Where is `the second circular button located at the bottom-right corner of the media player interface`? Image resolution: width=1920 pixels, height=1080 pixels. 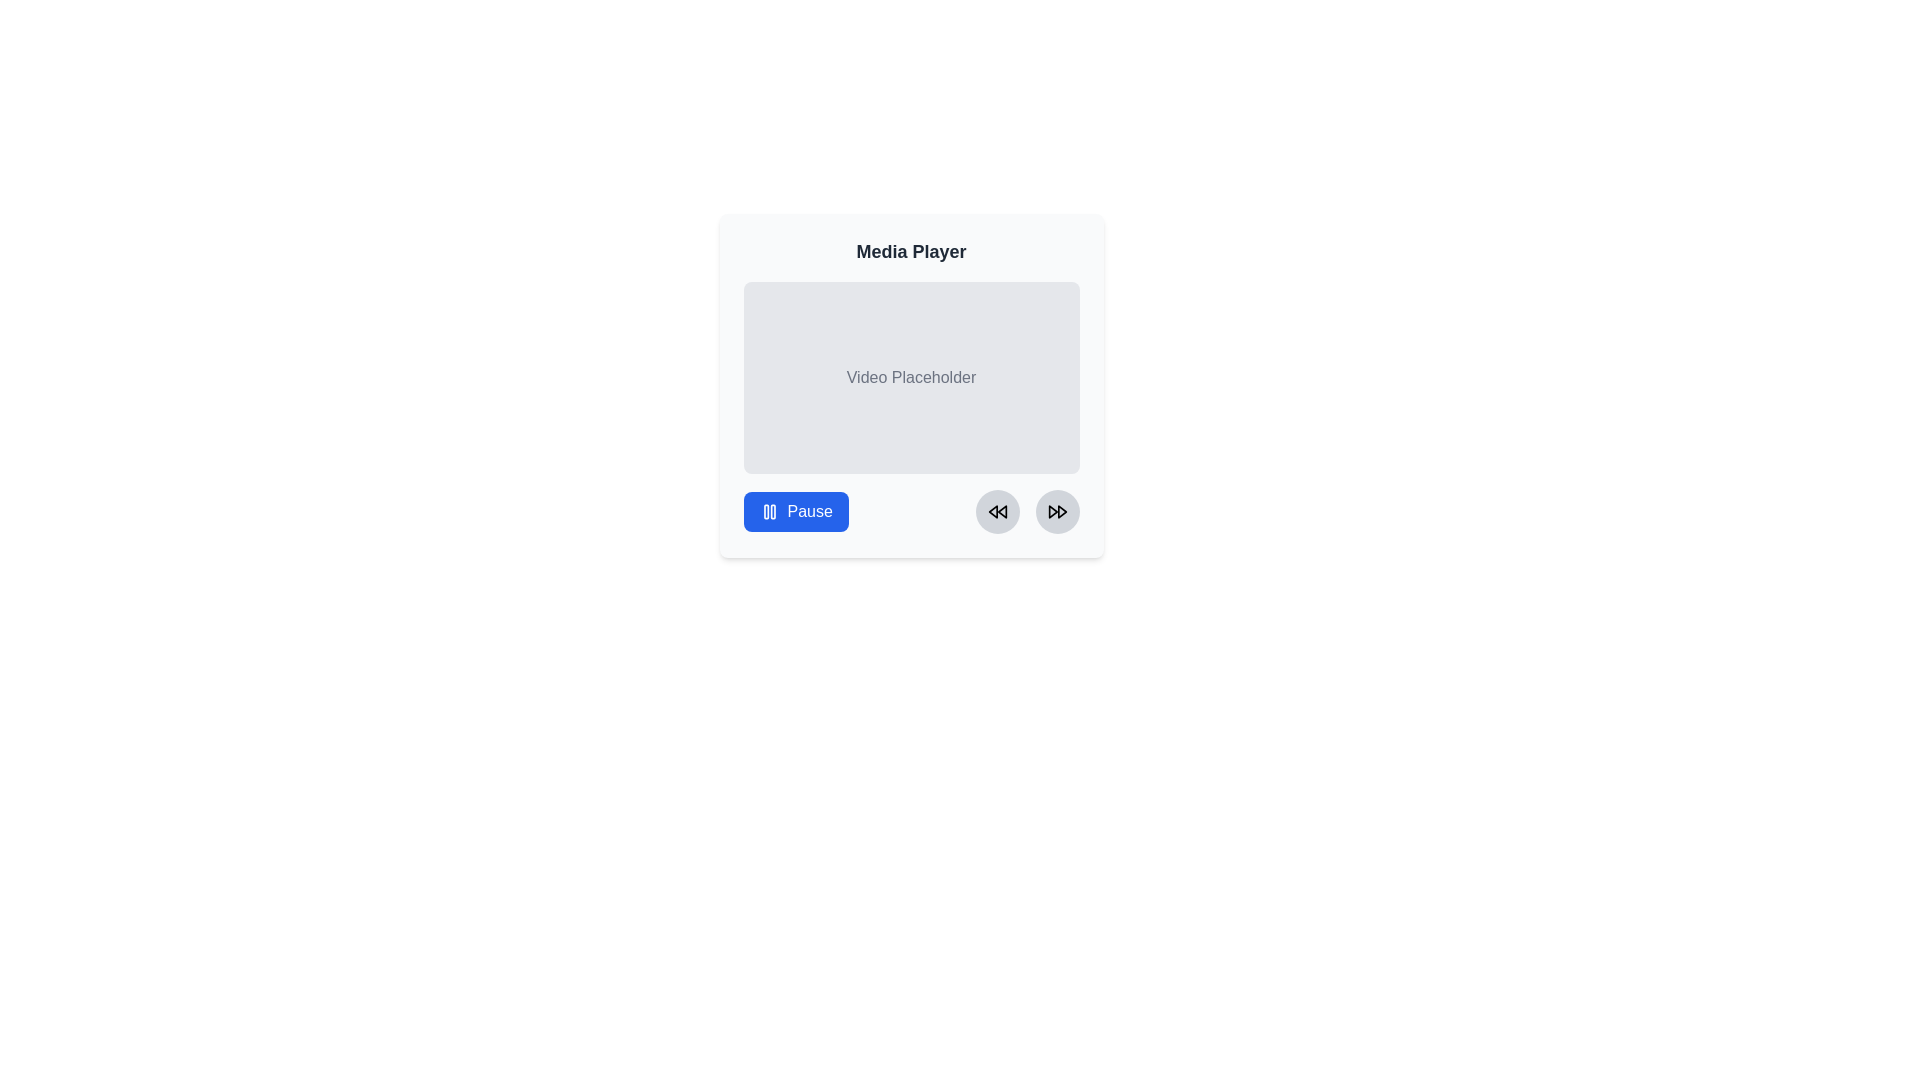
the second circular button located at the bottom-right corner of the media player interface is located at coordinates (1056, 511).